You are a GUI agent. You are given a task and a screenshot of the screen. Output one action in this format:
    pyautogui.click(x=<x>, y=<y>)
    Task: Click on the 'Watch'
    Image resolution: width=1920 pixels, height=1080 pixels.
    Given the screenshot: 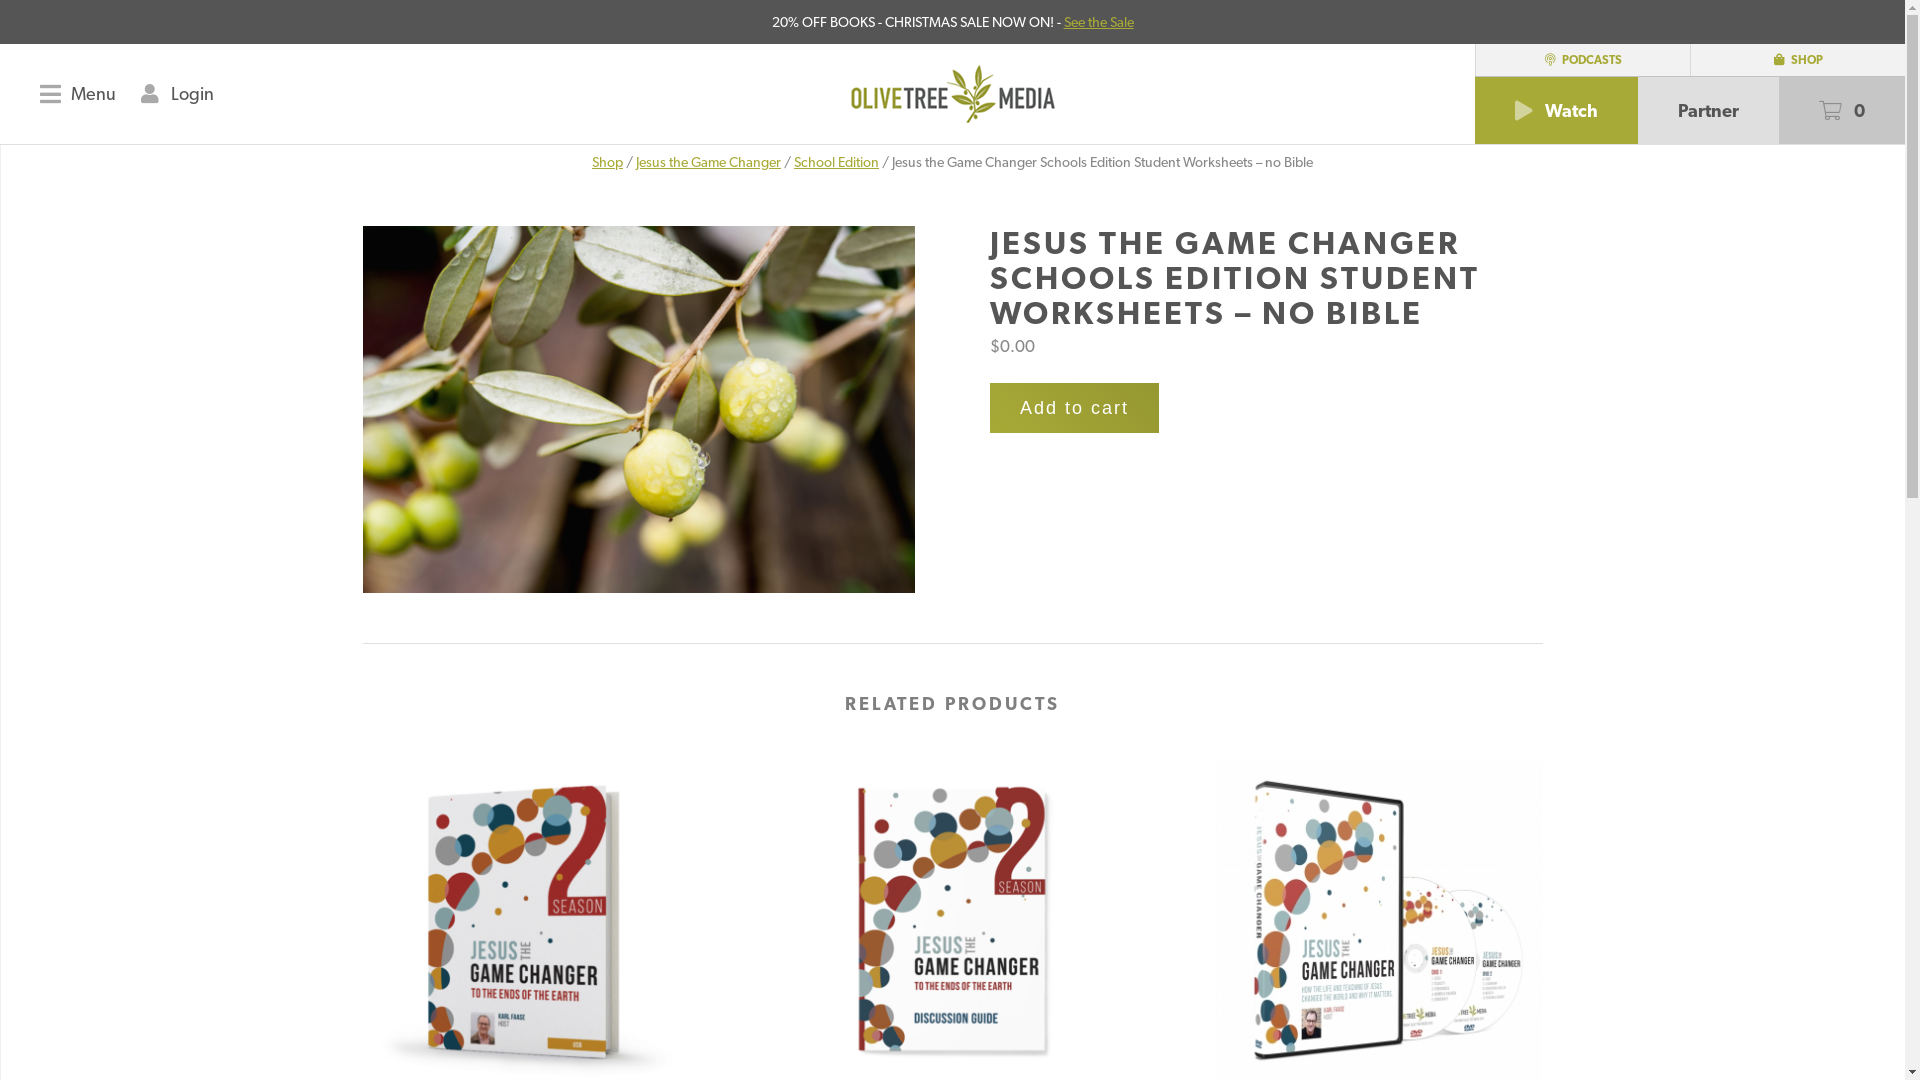 What is the action you would take?
    pyautogui.click(x=1555, y=110)
    